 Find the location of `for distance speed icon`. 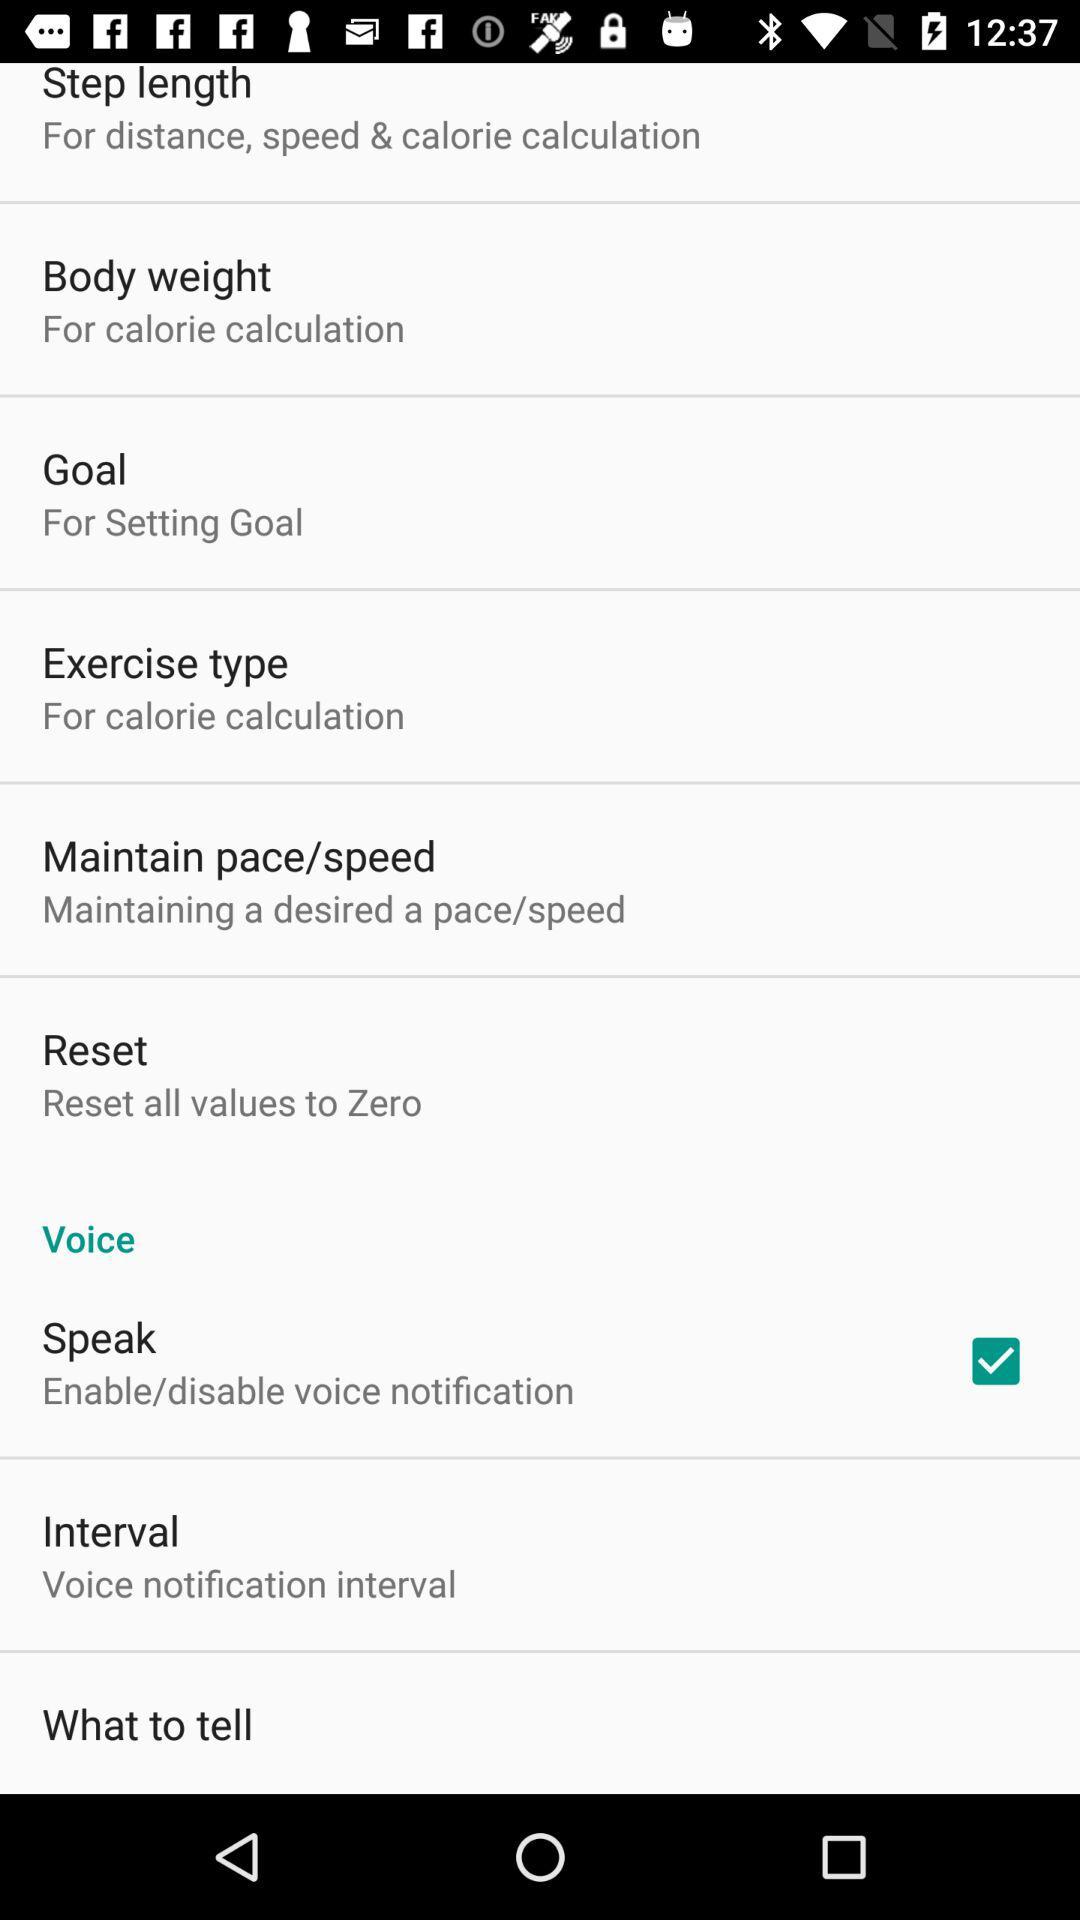

for distance speed icon is located at coordinates (371, 133).